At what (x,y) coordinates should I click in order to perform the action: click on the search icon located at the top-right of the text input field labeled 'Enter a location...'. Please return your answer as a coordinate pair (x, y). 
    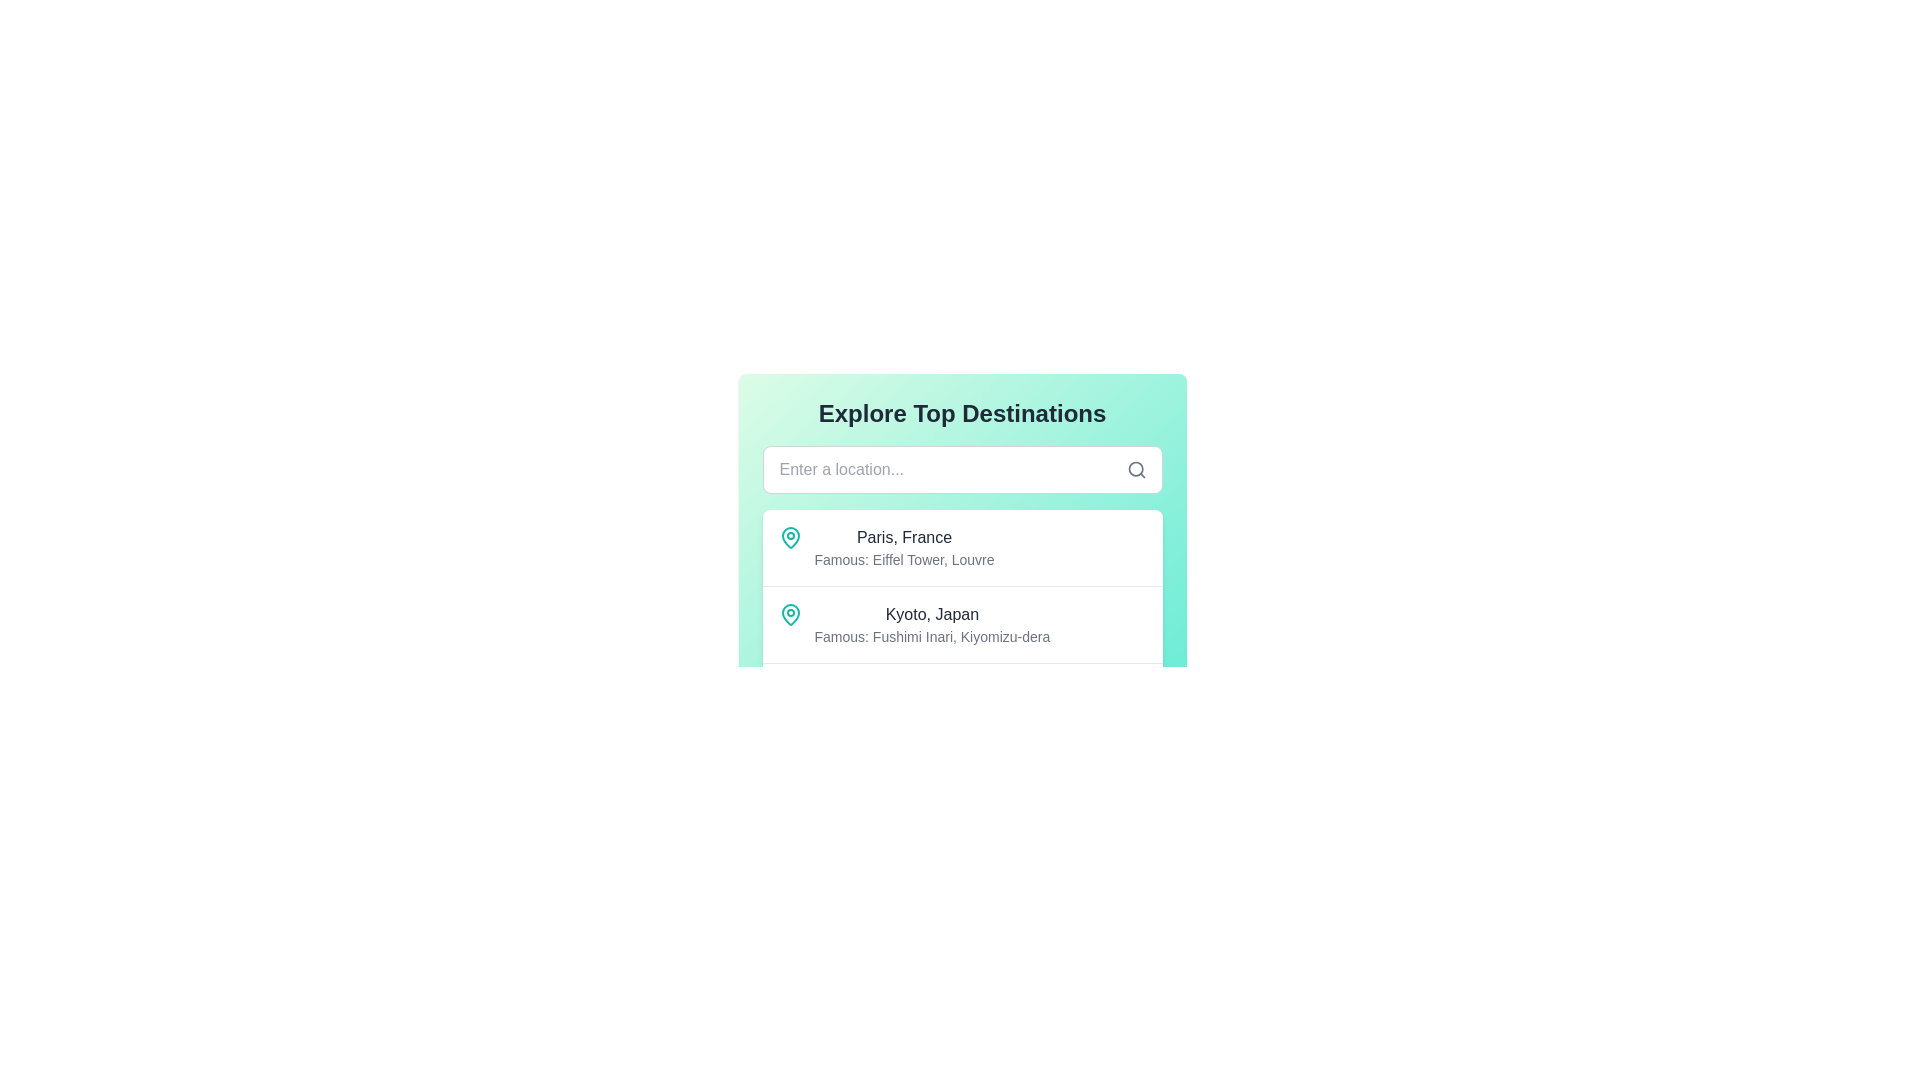
    Looking at the image, I should click on (1136, 470).